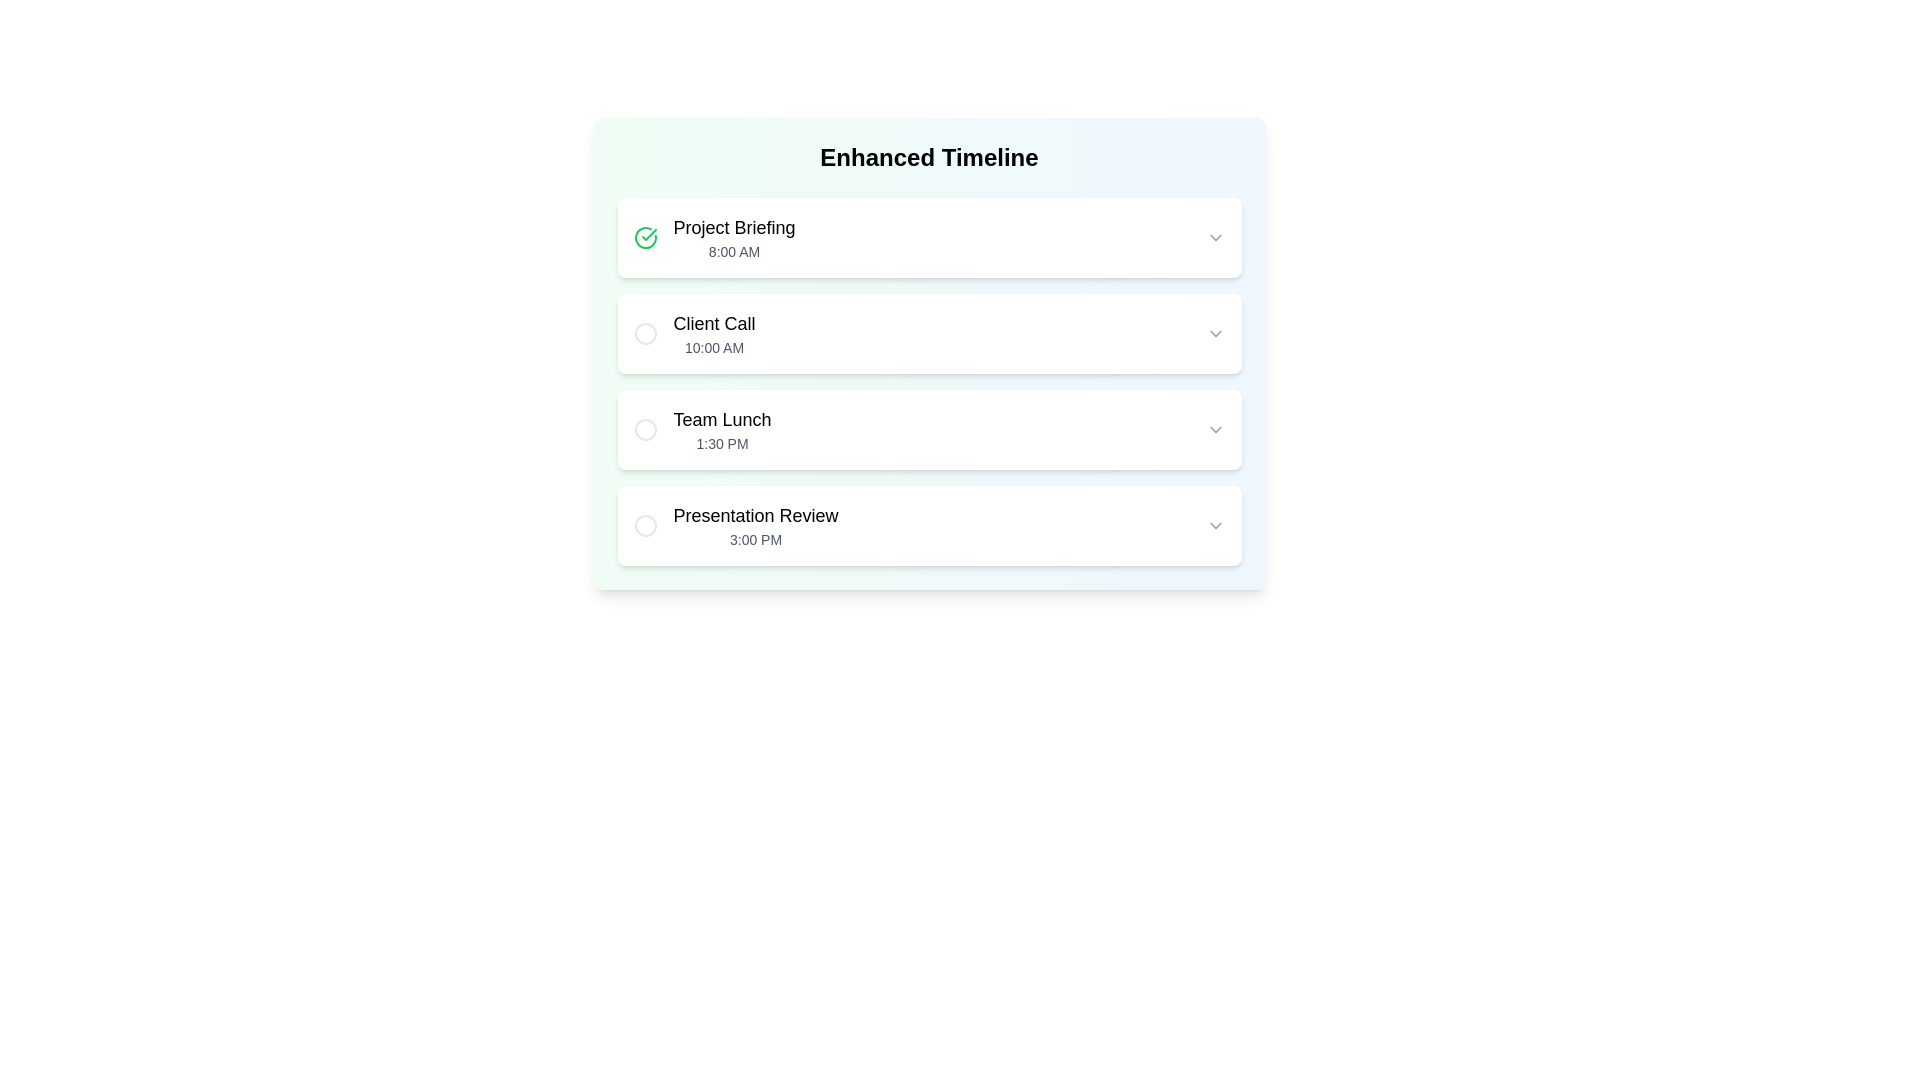 This screenshot has height=1080, width=1920. What do you see at coordinates (928, 333) in the screenshot?
I see `the second row of the timeline labeled 'Client Call'` at bounding box center [928, 333].